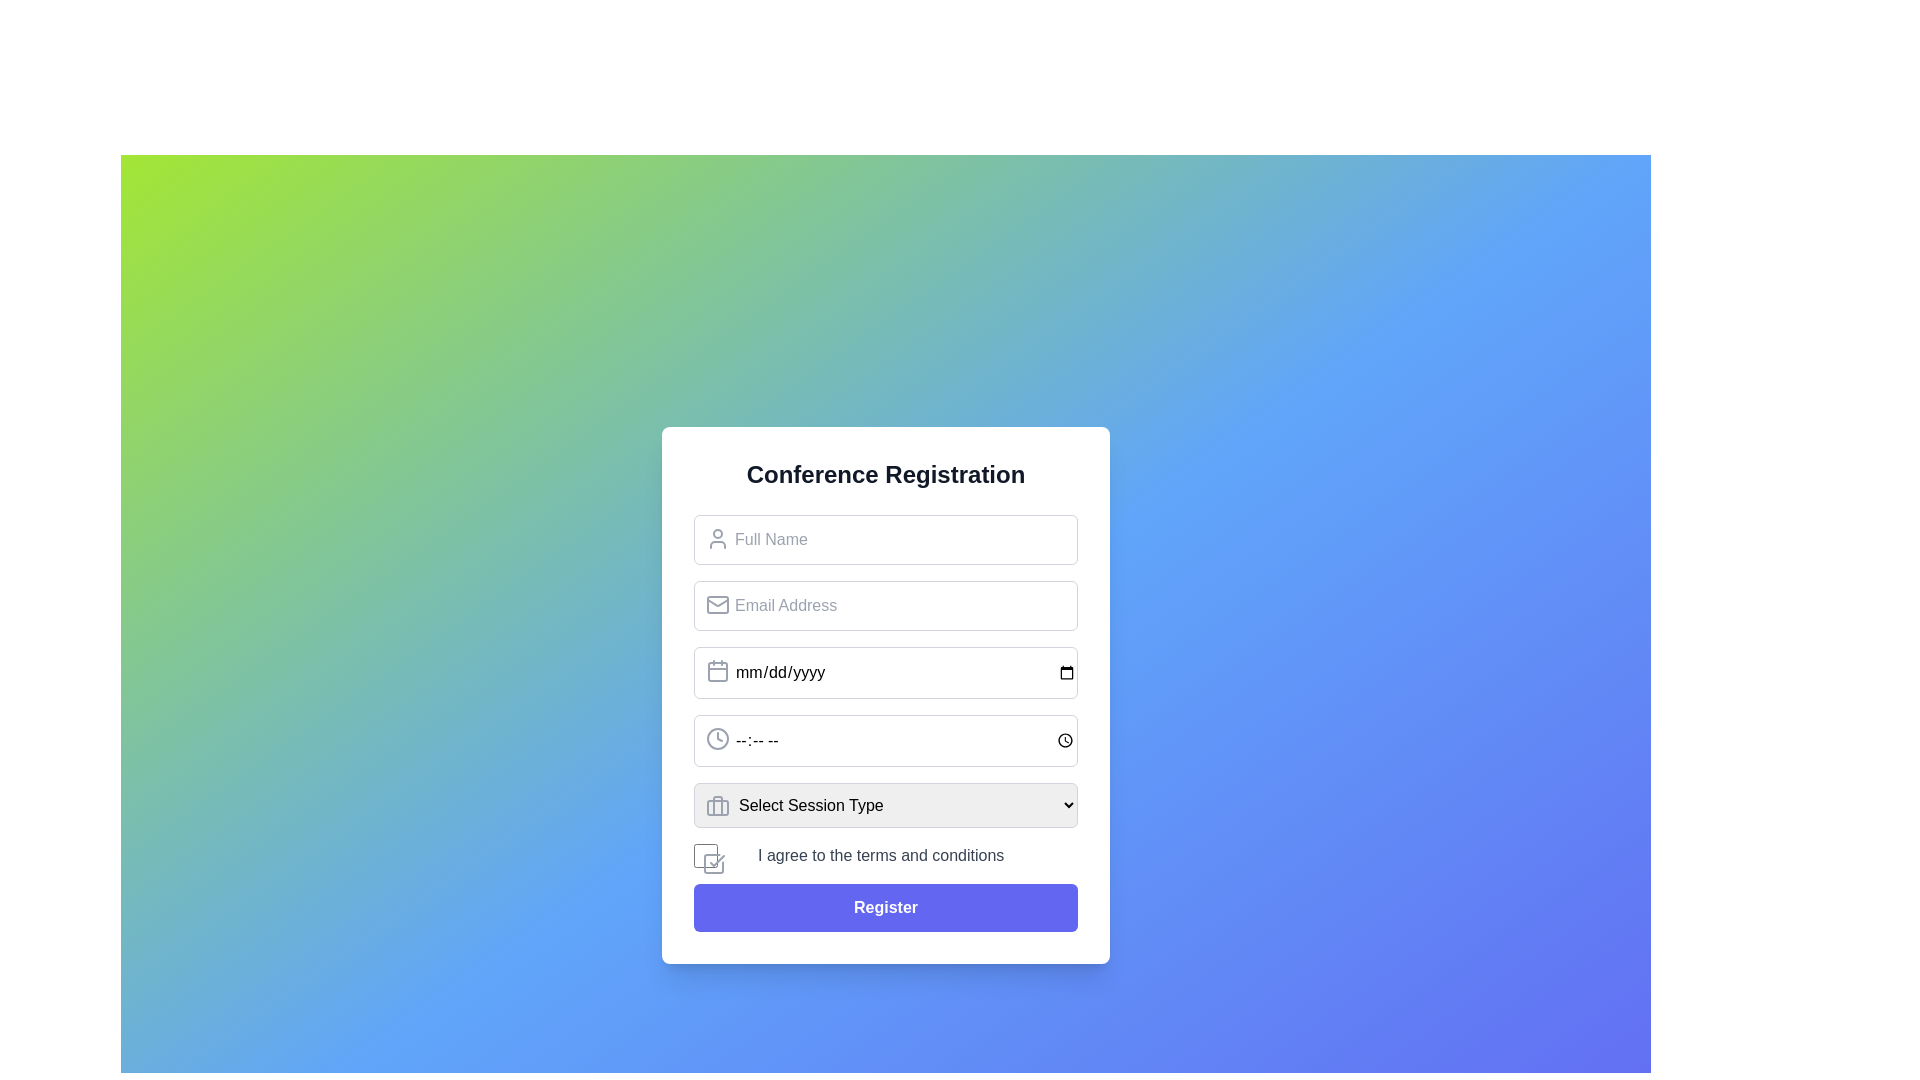 This screenshot has width=1920, height=1080. What do you see at coordinates (718, 671) in the screenshot?
I see `the minimalistic calendar icon located to the left of the 'mm/dd/yyyy' input field in the registration form` at bounding box center [718, 671].